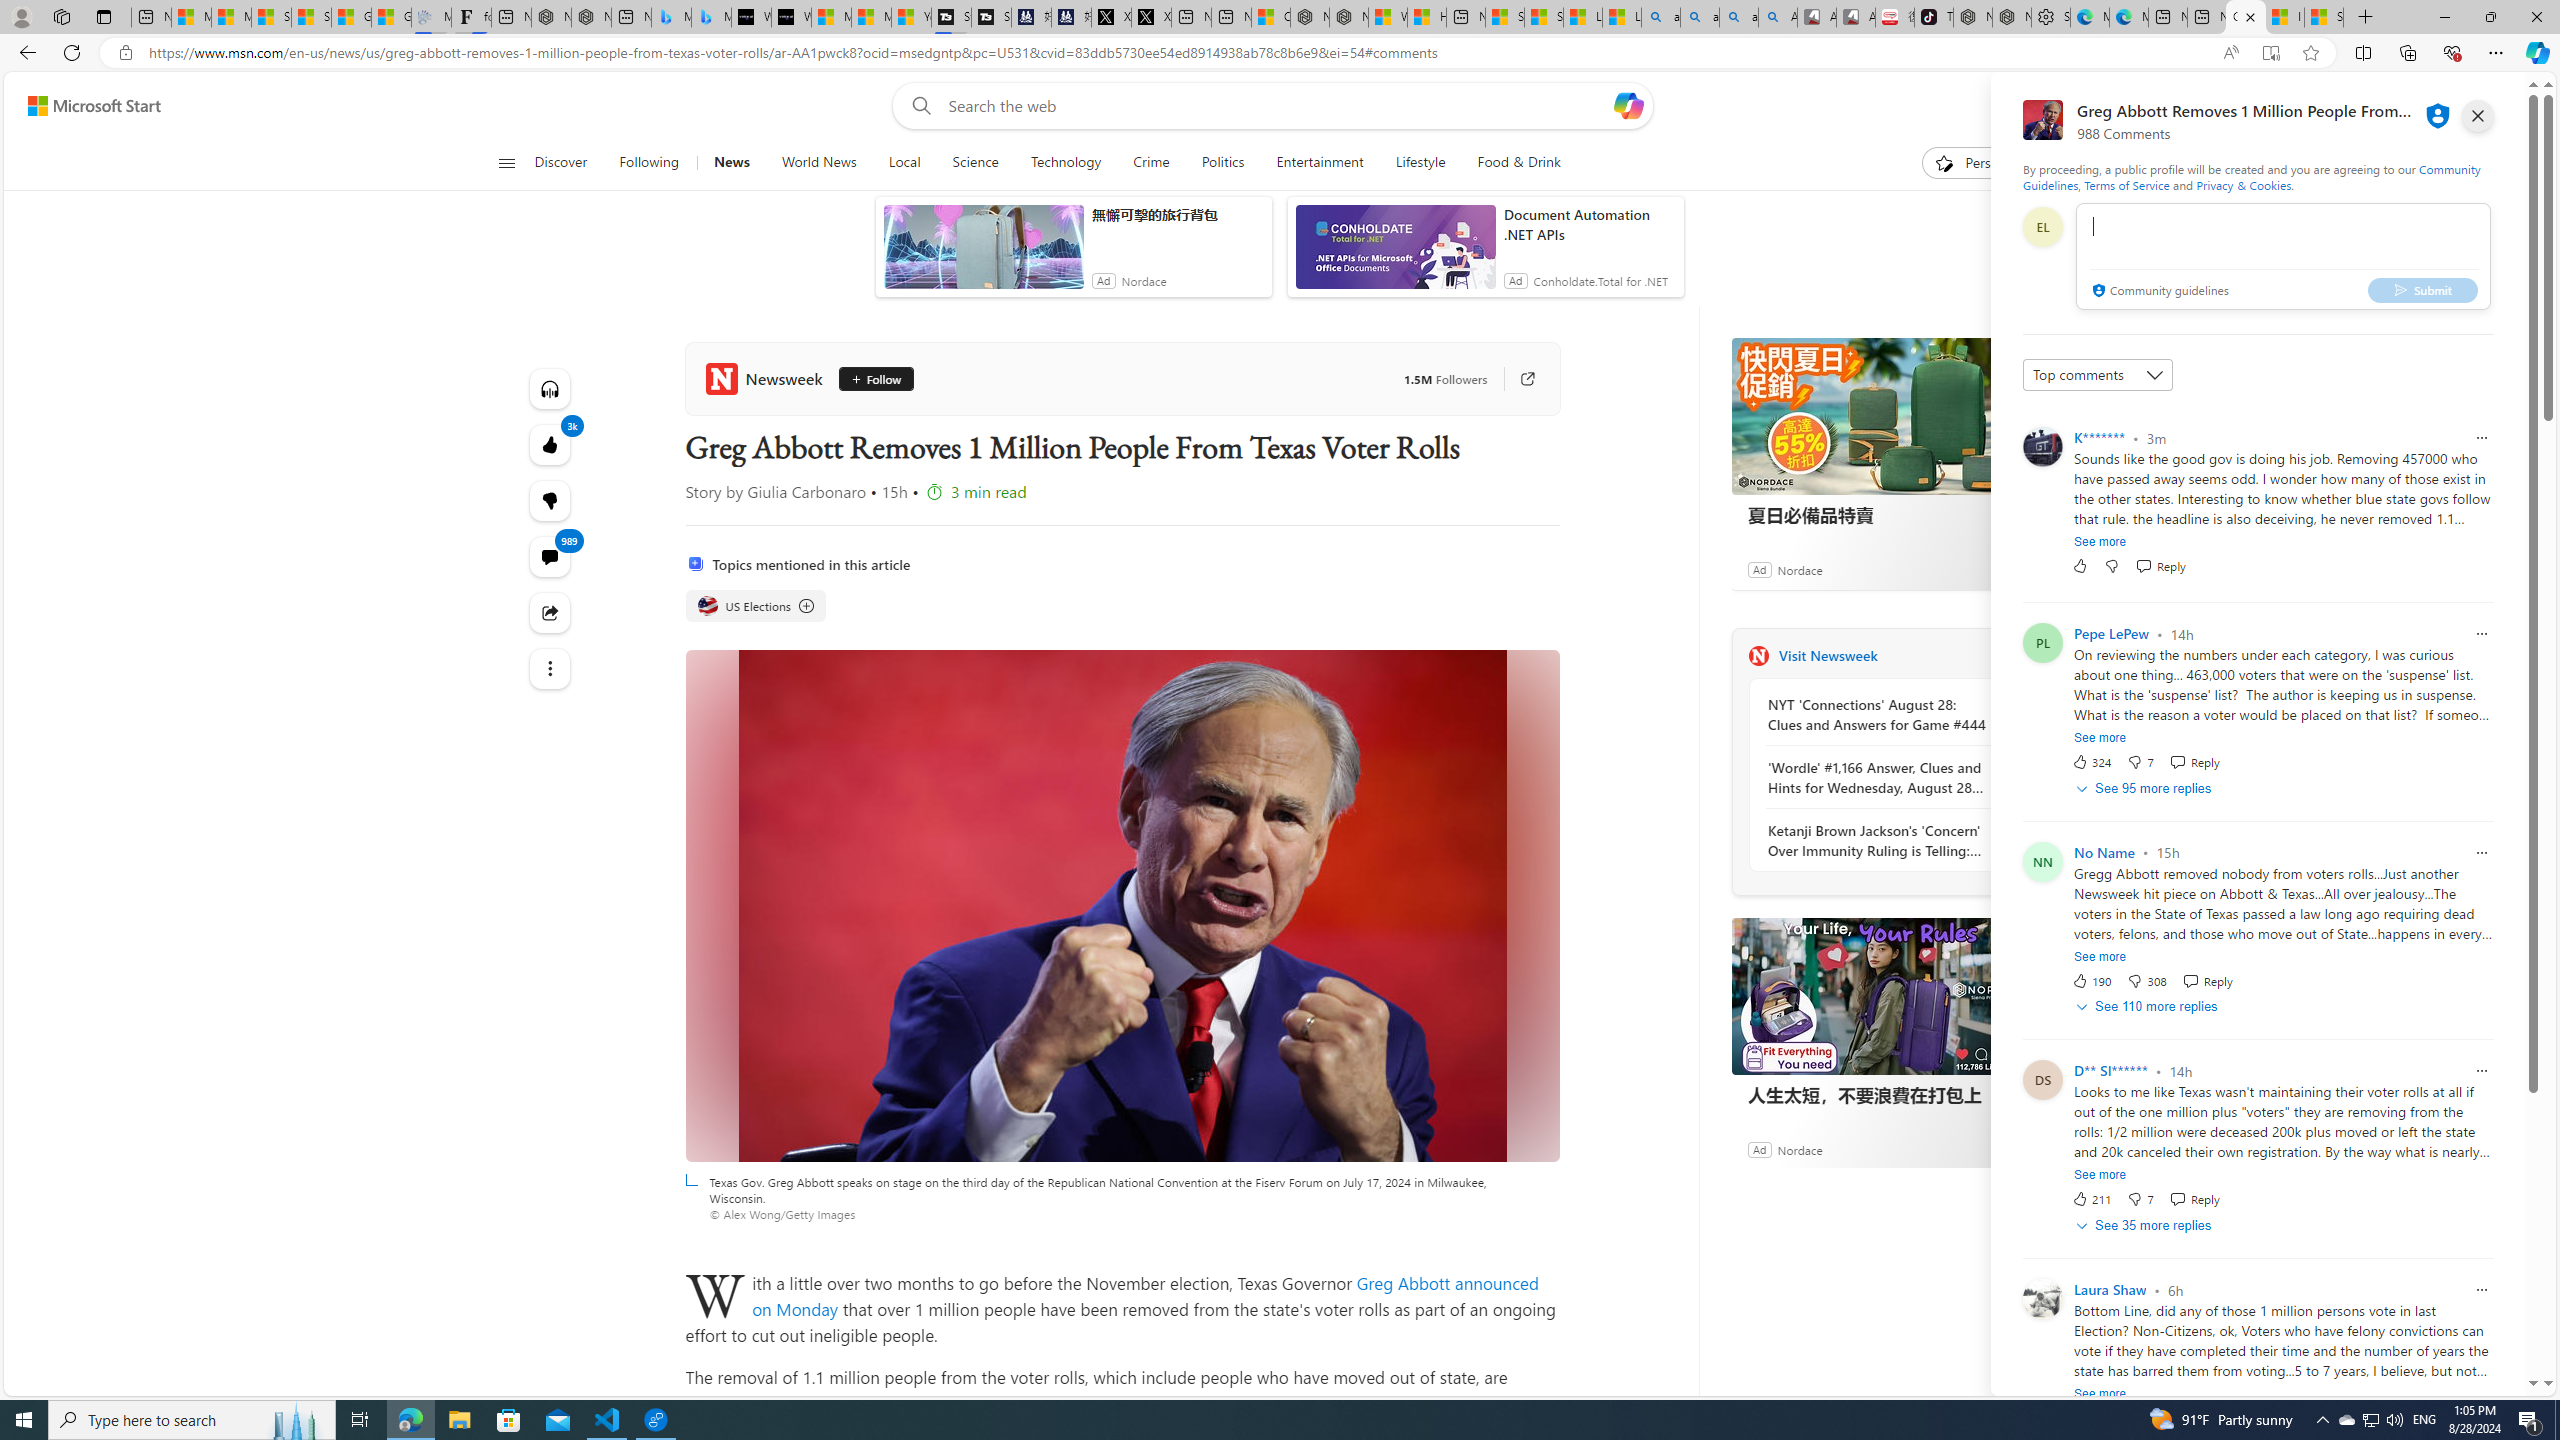 This screenshot has height=1440, width=2560. Describe the element at coordinates (868, 379) in the screenshot. I see `'Follow'` at that location.